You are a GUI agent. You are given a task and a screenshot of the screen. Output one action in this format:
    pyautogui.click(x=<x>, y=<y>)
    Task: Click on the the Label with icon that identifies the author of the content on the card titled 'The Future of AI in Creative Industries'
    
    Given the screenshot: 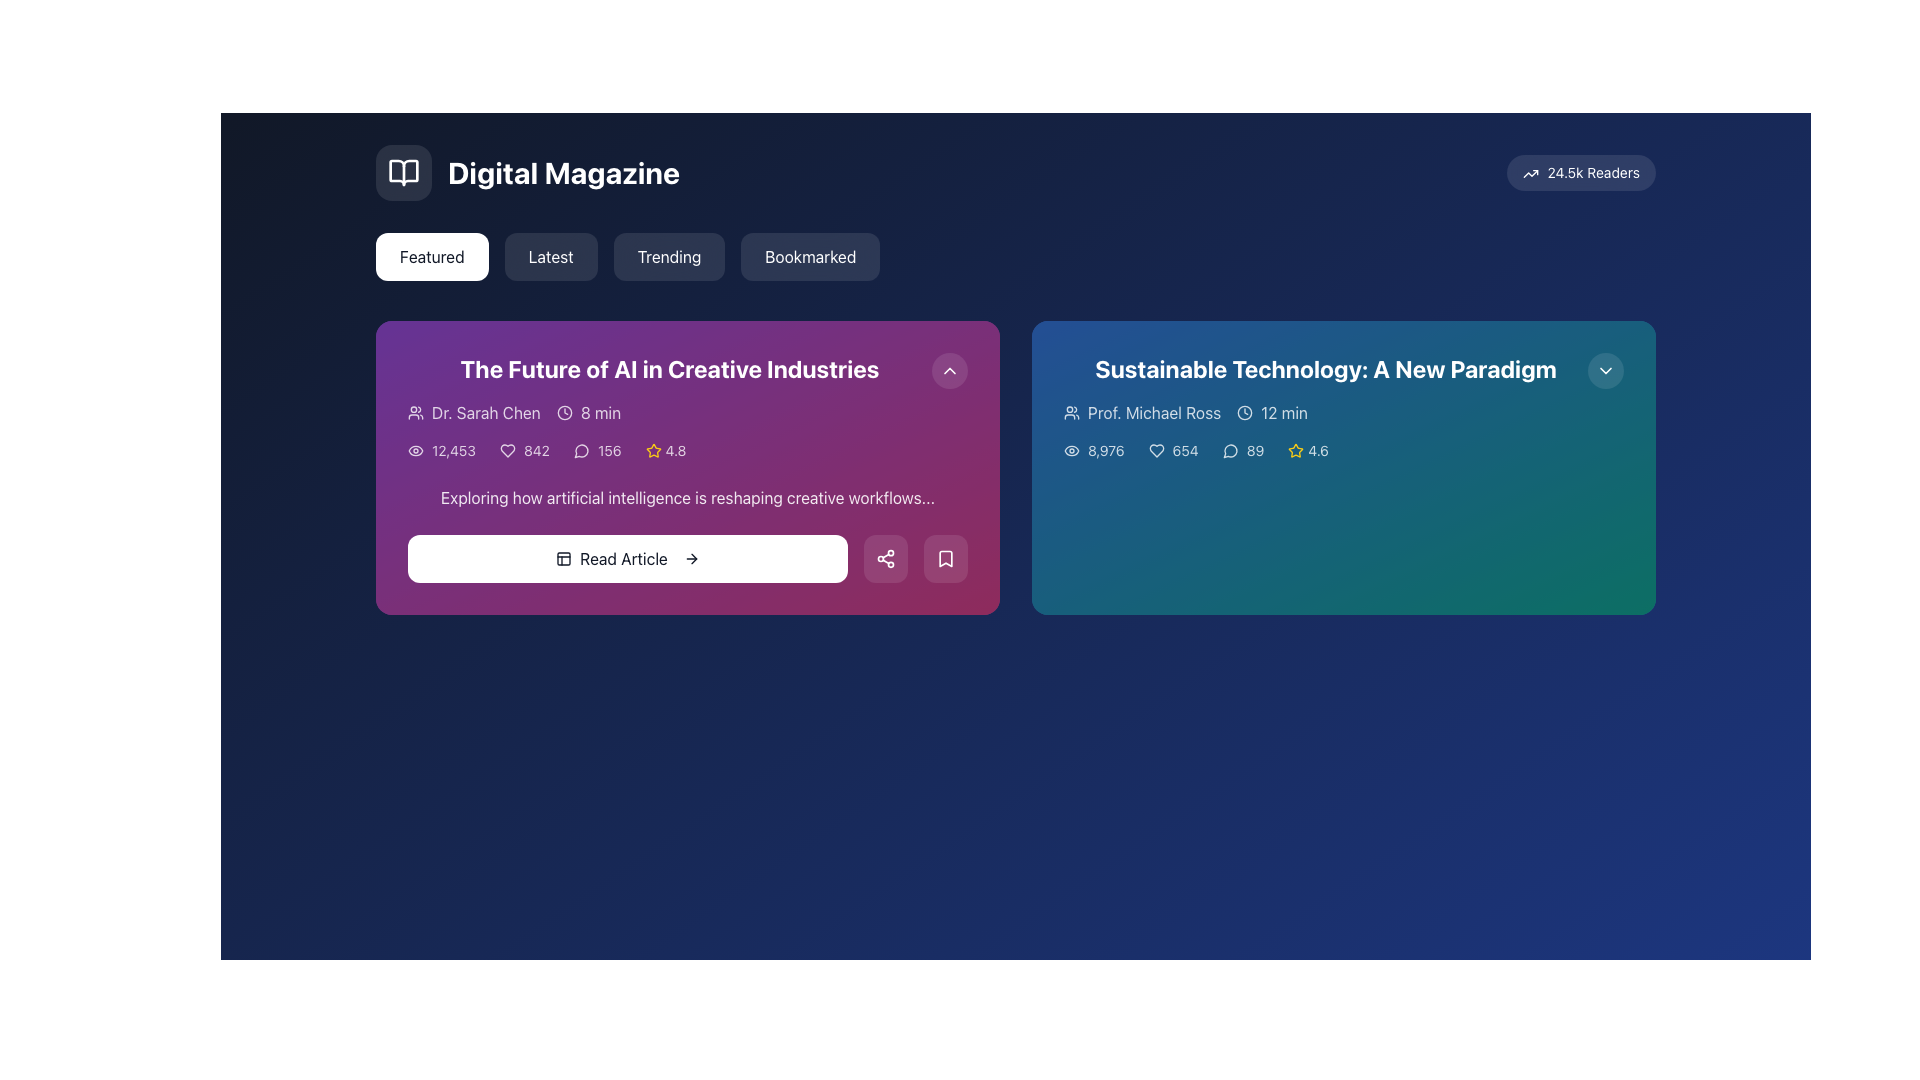 What is the action you would take?
    pyautogui.click(x=473, y=411)
    